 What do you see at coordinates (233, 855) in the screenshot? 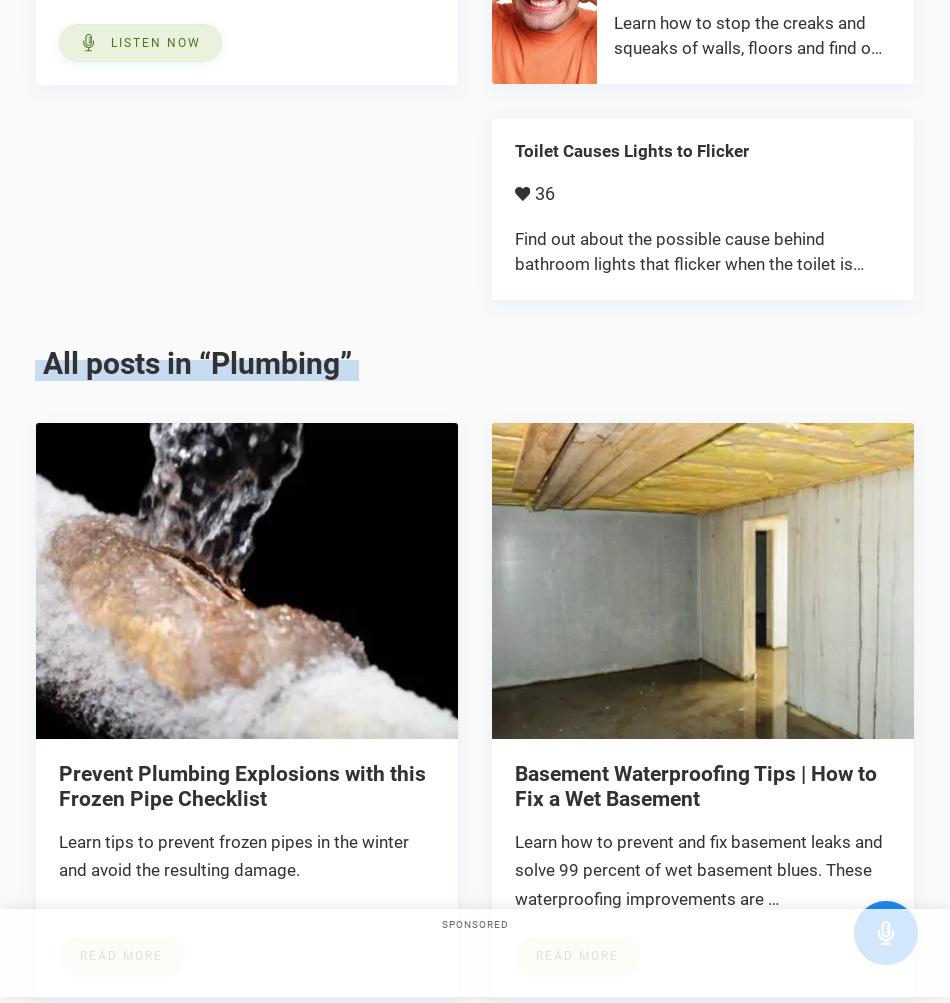
I see `'Learn tips to prevent frozen pipes in the winter and avoid the resulting damage.'` at bounding box center [233, 855].